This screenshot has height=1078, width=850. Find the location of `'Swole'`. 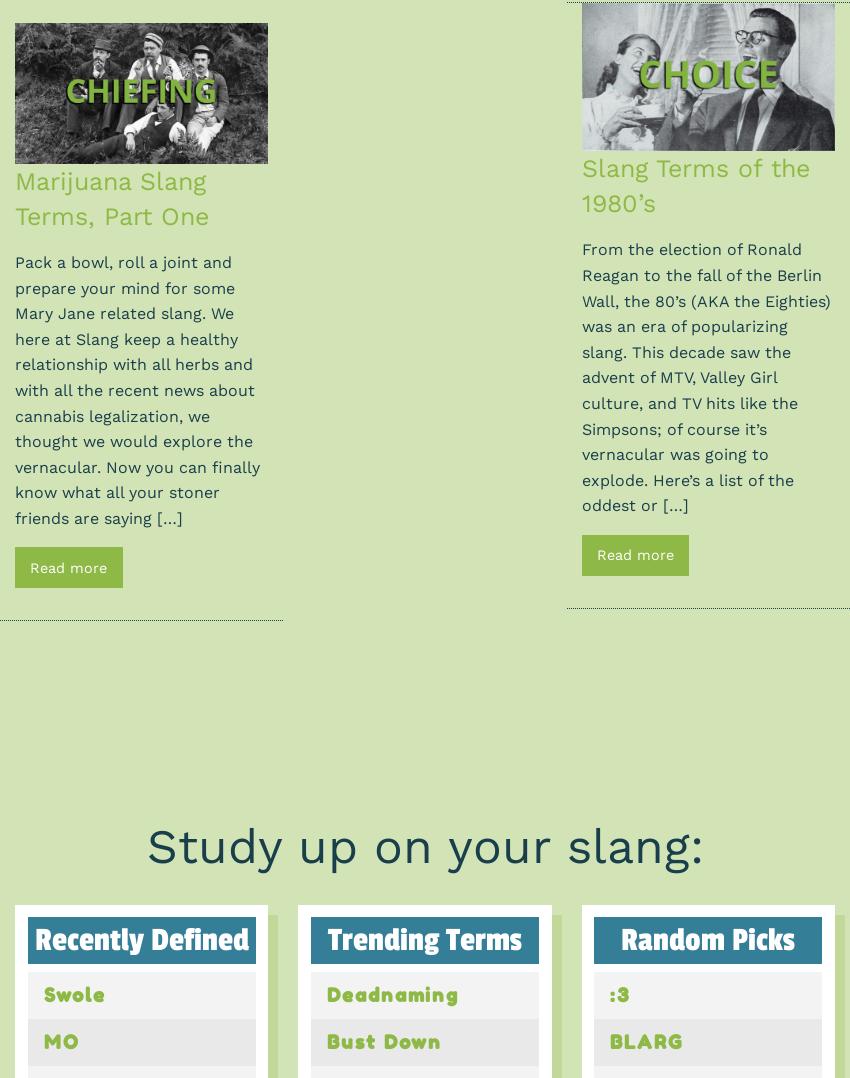

'Swole' is located at coordinates (42, 994).